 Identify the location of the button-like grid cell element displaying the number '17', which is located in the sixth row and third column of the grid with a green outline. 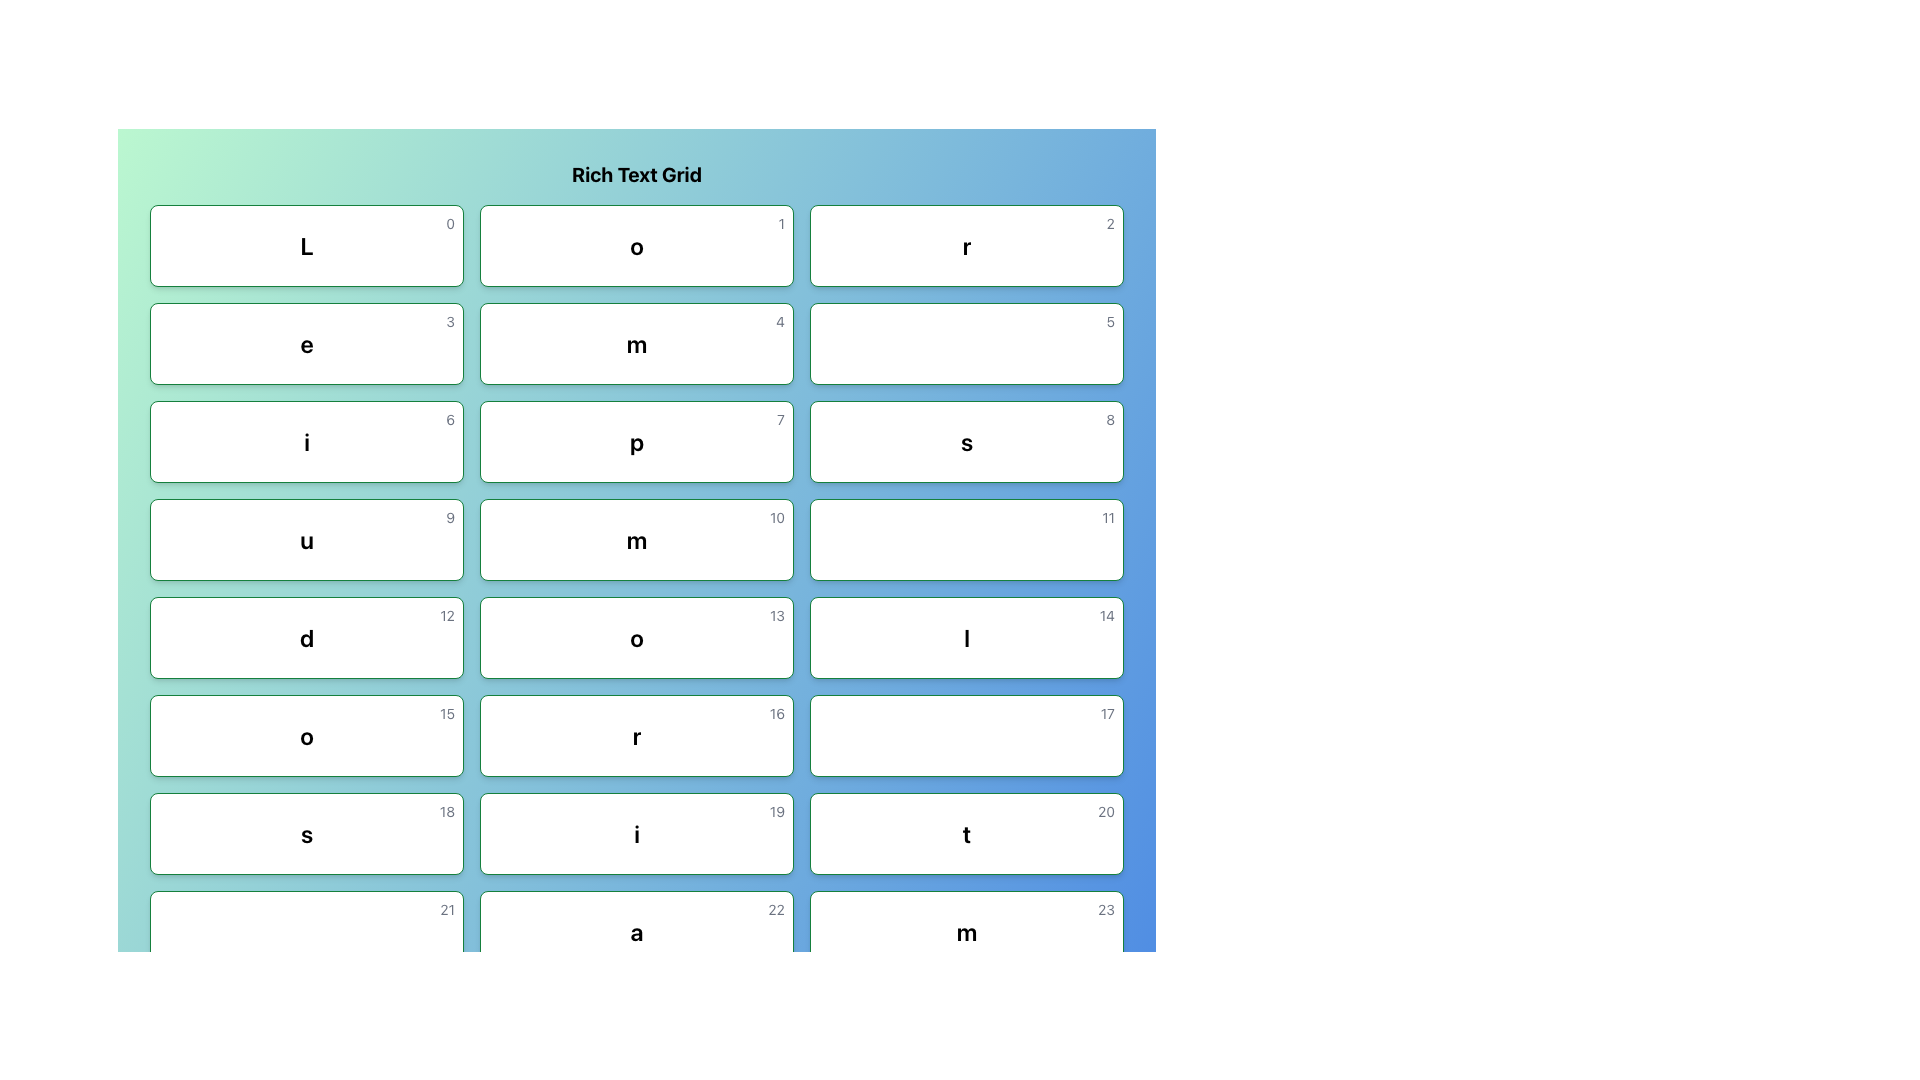
(966, 736).